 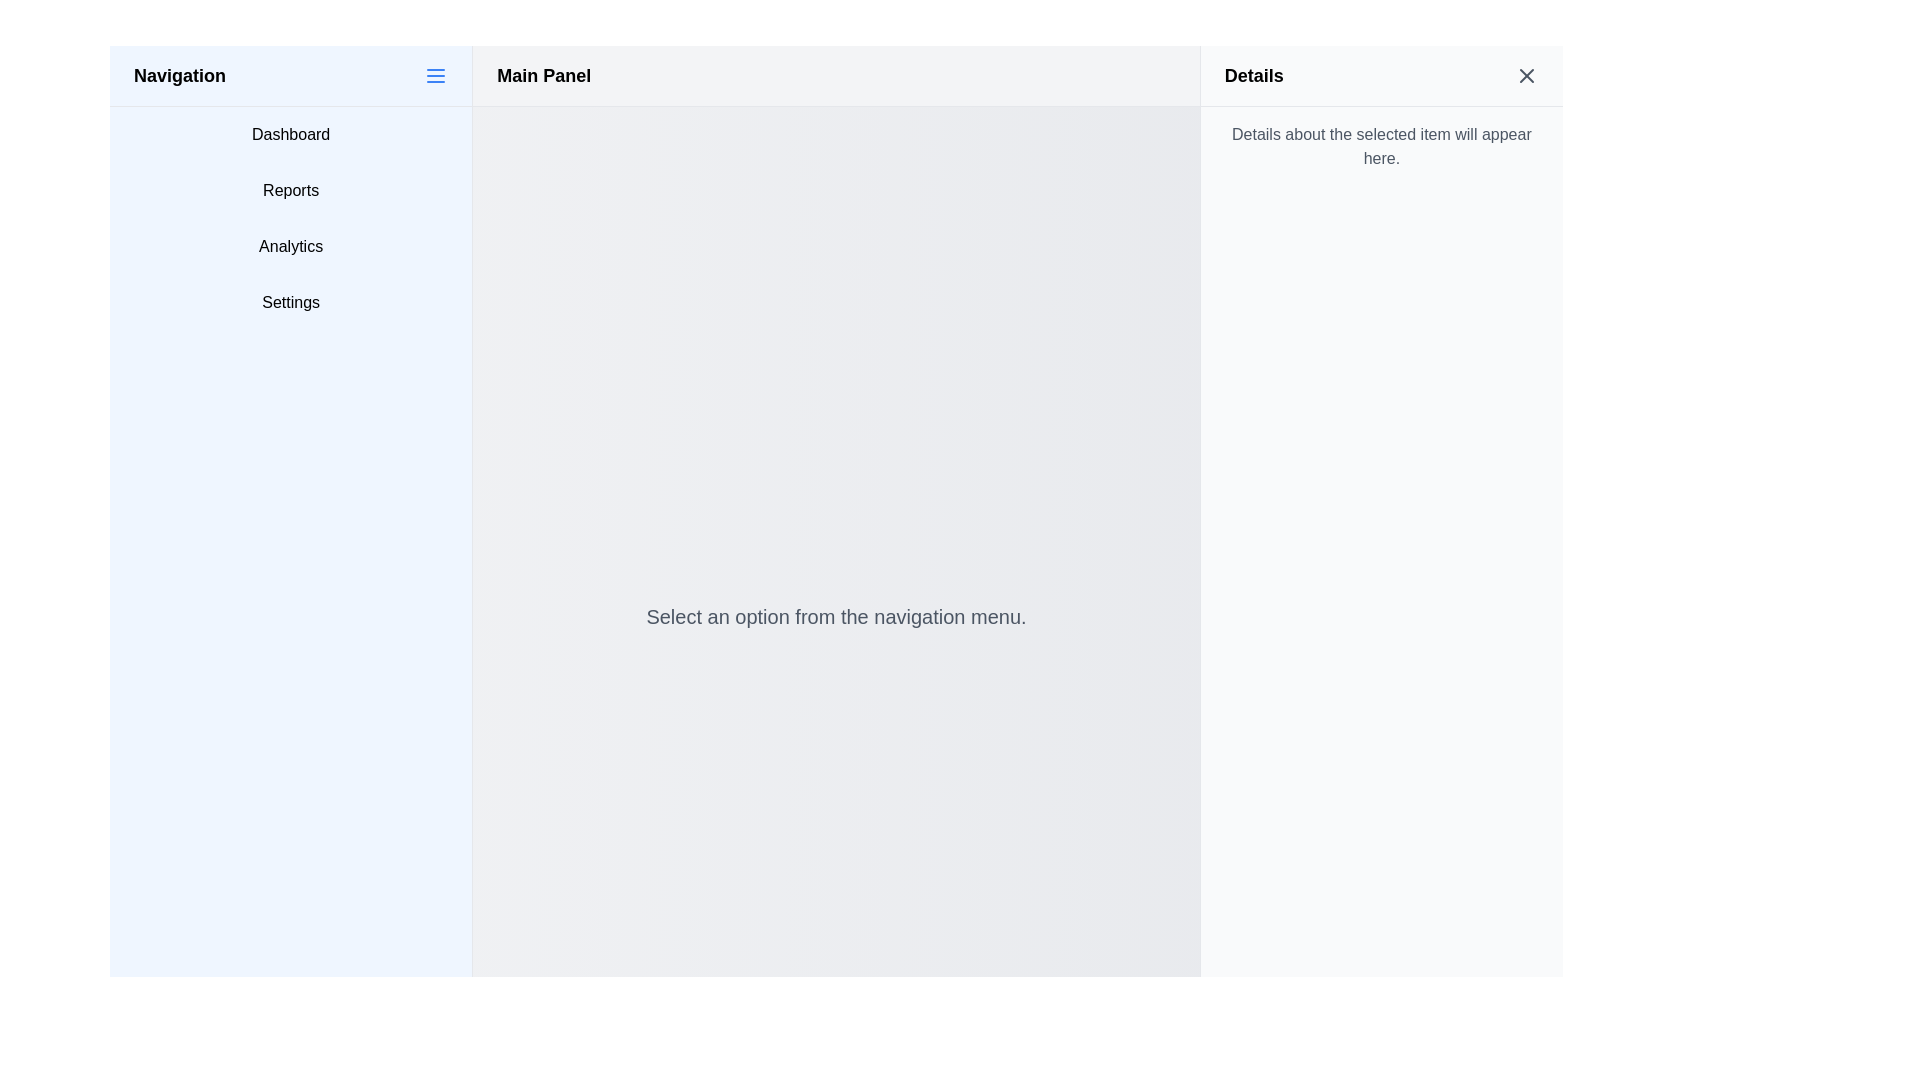 What do you see at coordinates (290, 135) in the screenshot?
I see `the first menu item in the vertical list of menu options in the left sidebar` at bounding box center [290, 135].